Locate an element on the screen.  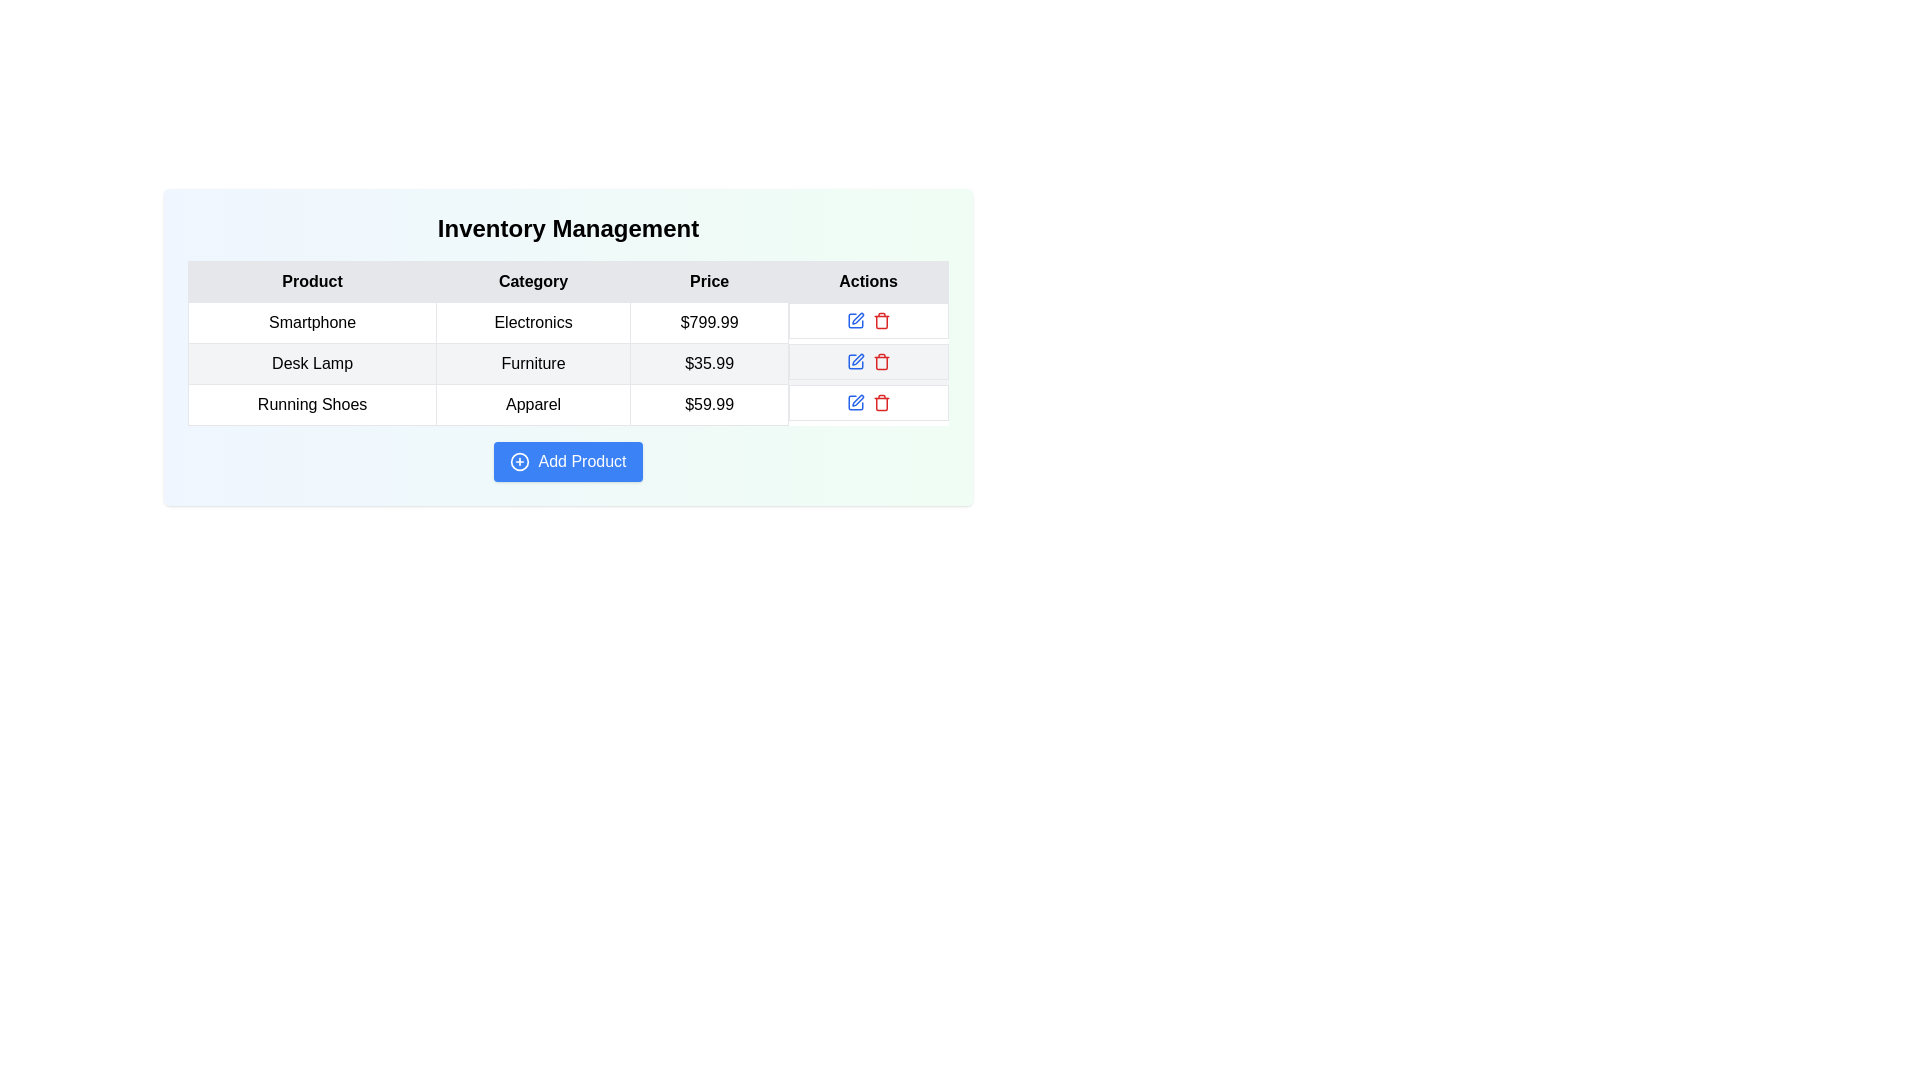
'Category' header label, which is the second item in the table header row, centered in the second column and styled with a bold font against a light gray background is located at coordinates (533, 281).